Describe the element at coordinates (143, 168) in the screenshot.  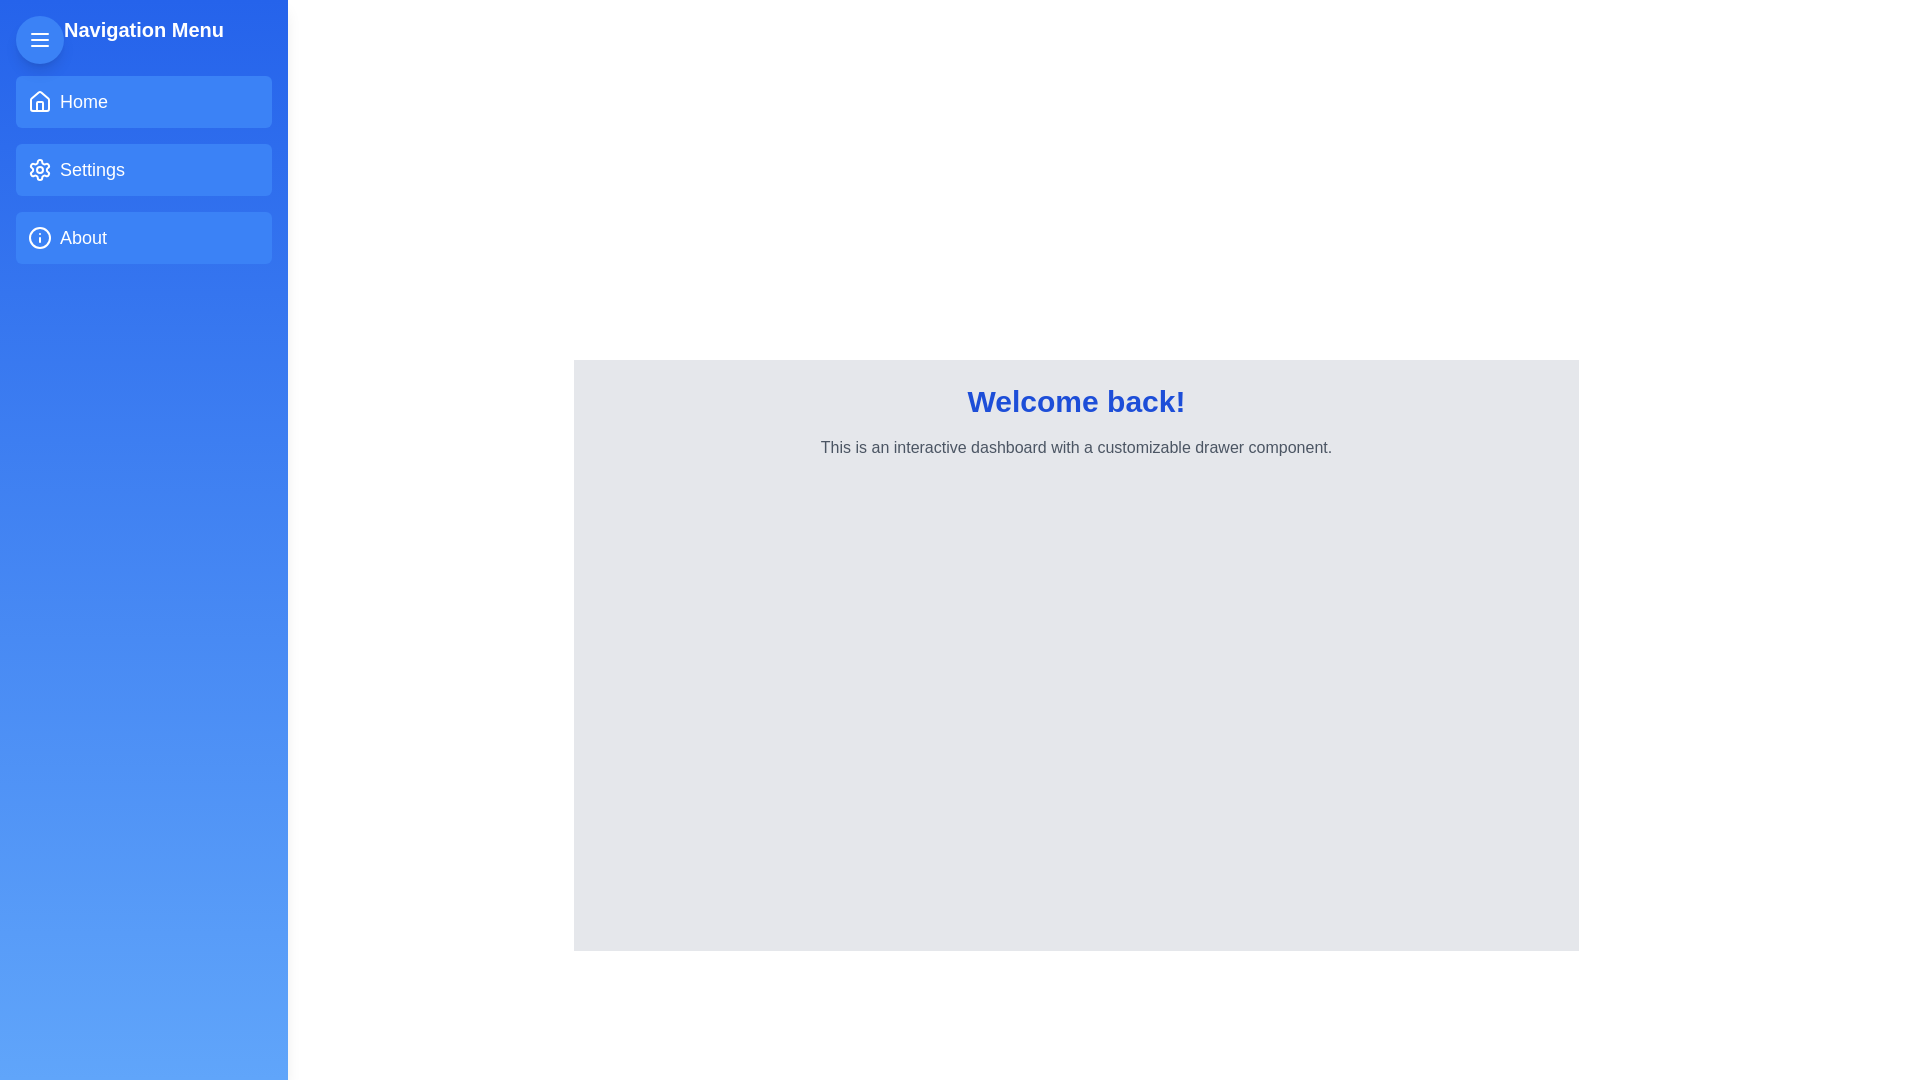
I see `the Settings item from the navigation menu` at that location.